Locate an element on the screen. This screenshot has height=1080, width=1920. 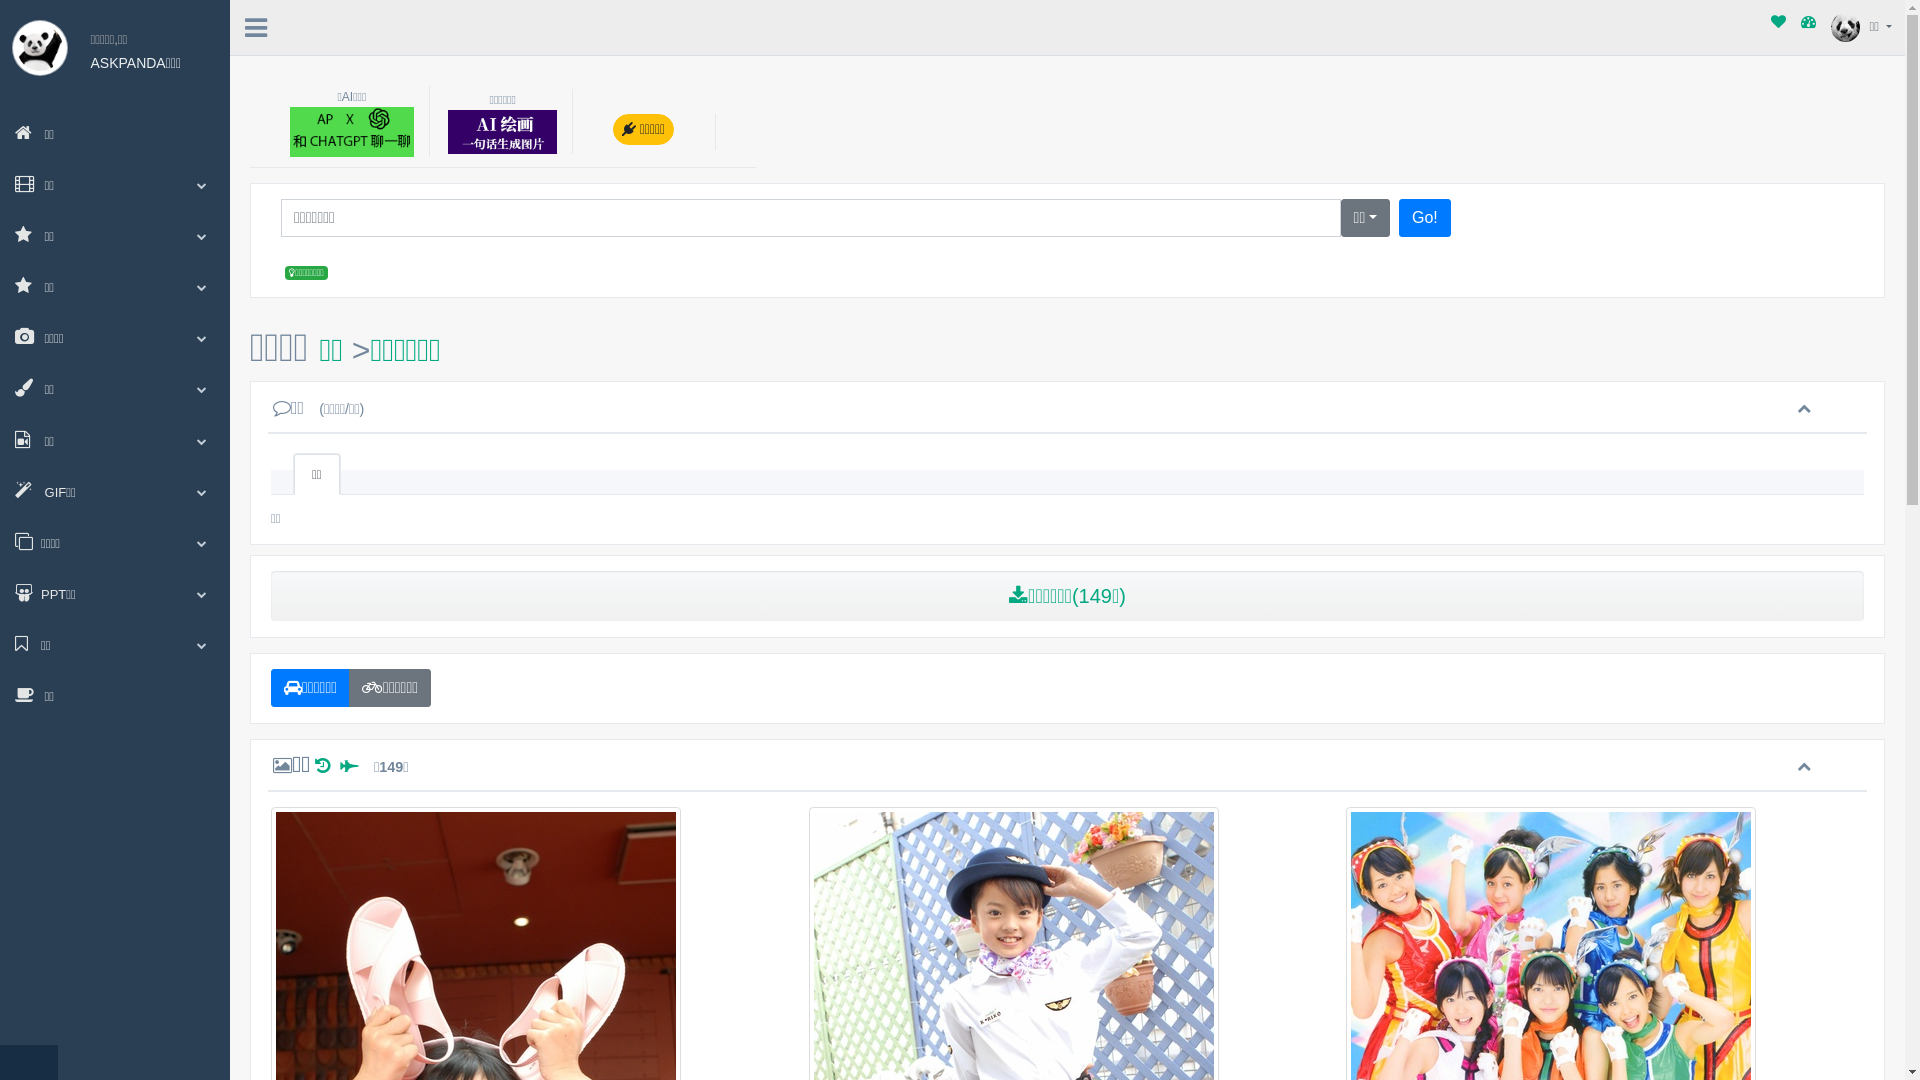
'Go!' is located at coordinates (1424, 218).